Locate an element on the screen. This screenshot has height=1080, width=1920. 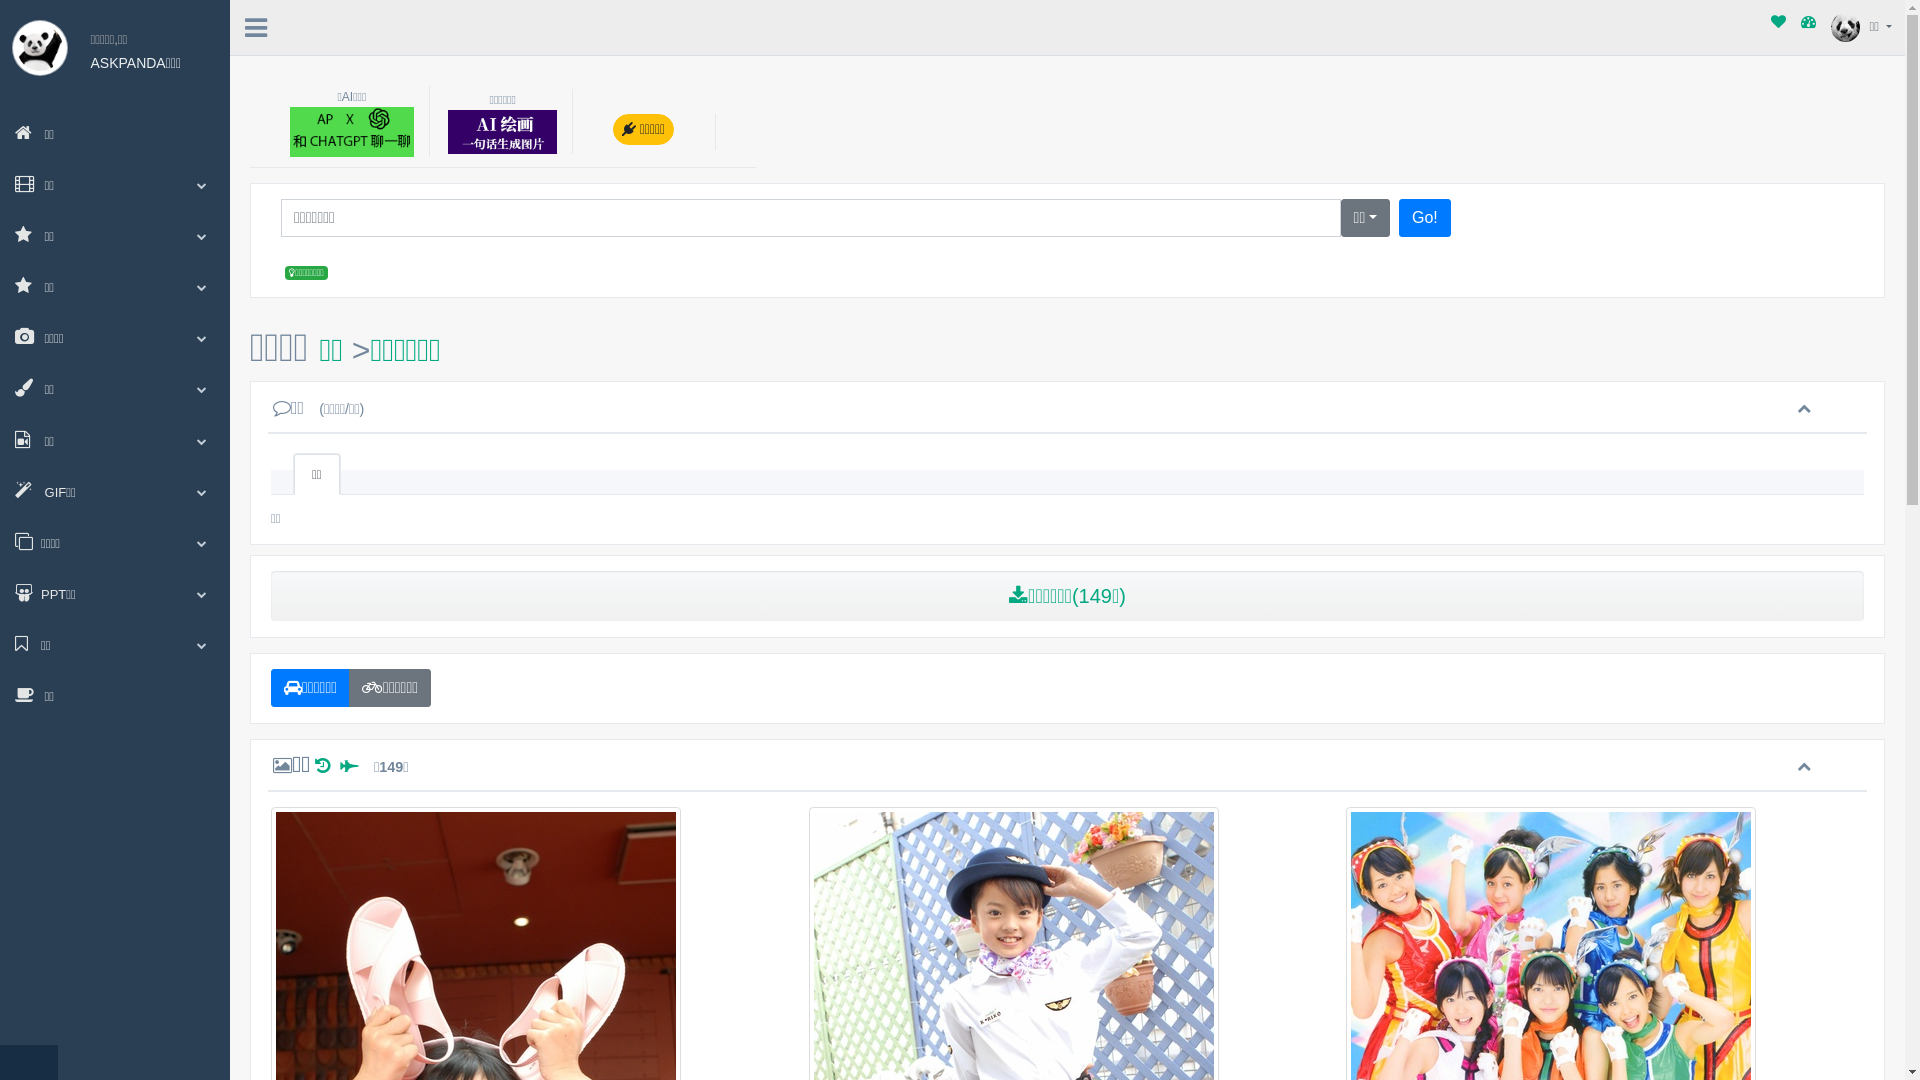
'Go!' is located at coordinates (1424, 218).